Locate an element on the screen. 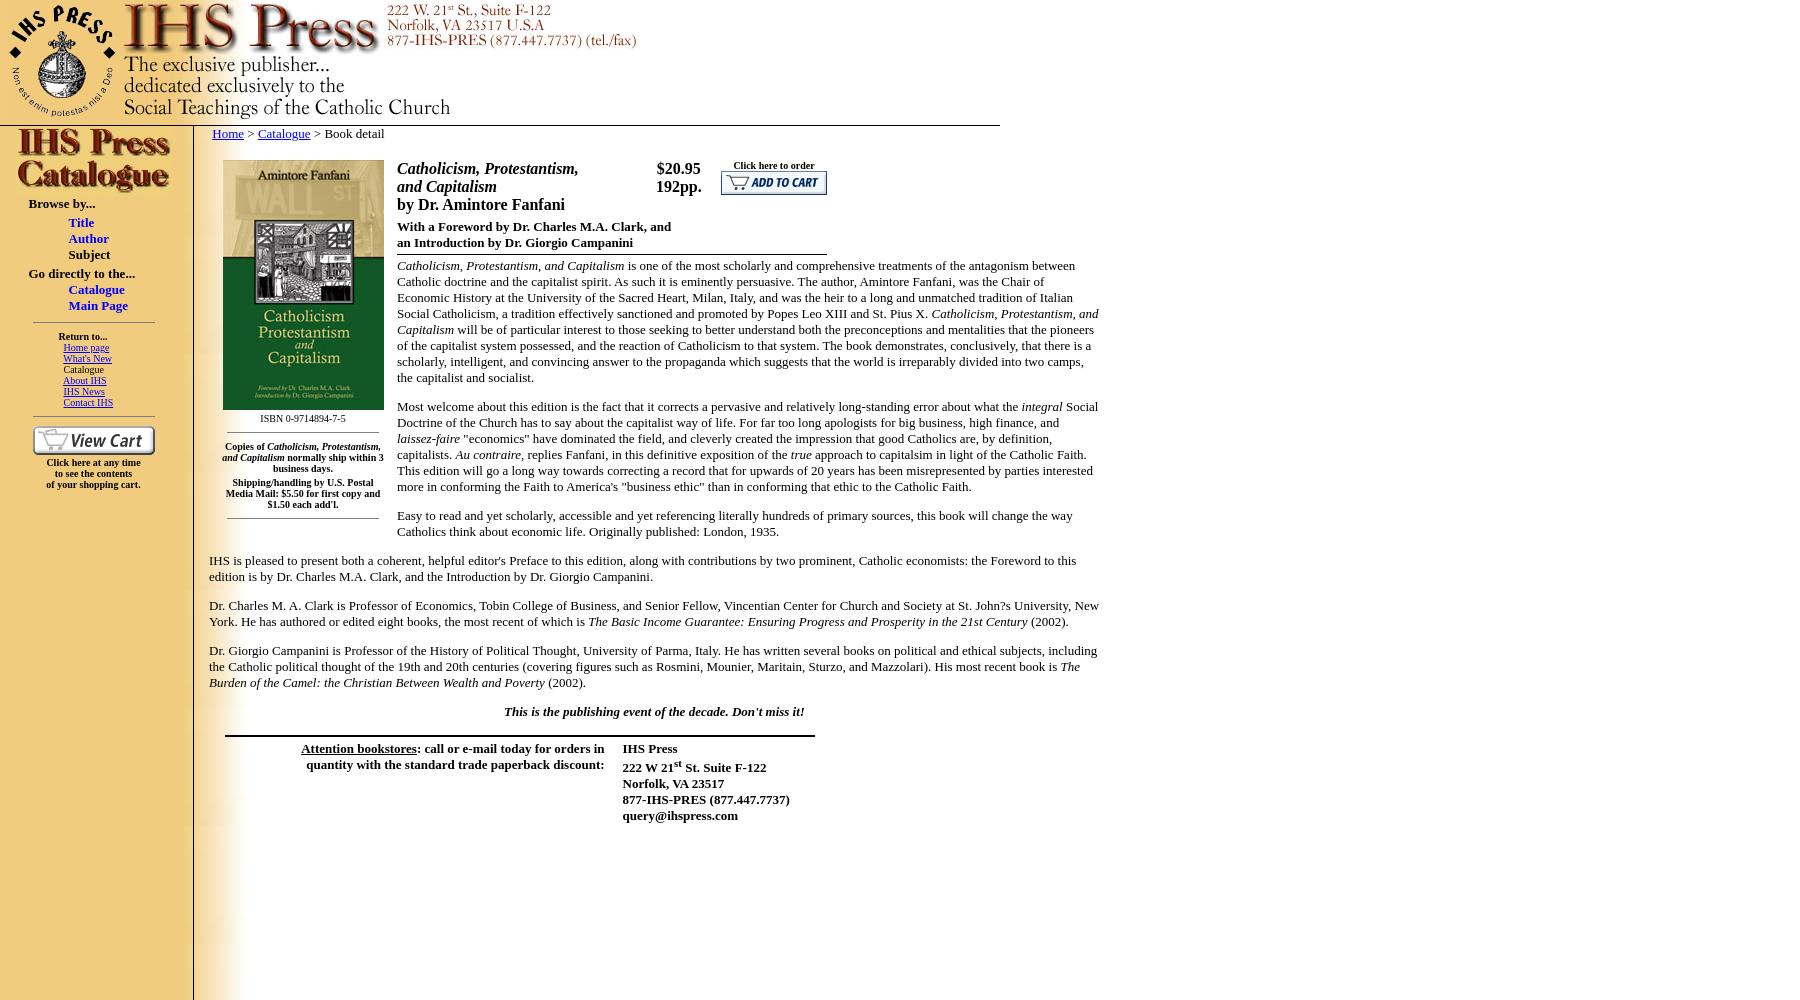  'Easy to read and yet scholarly, accessible and yet referencing literally hundreds of primary sources, this book will change the way Catholics think about economic life. Originally published: London, 1935.' is located at coordinates (733, 523).